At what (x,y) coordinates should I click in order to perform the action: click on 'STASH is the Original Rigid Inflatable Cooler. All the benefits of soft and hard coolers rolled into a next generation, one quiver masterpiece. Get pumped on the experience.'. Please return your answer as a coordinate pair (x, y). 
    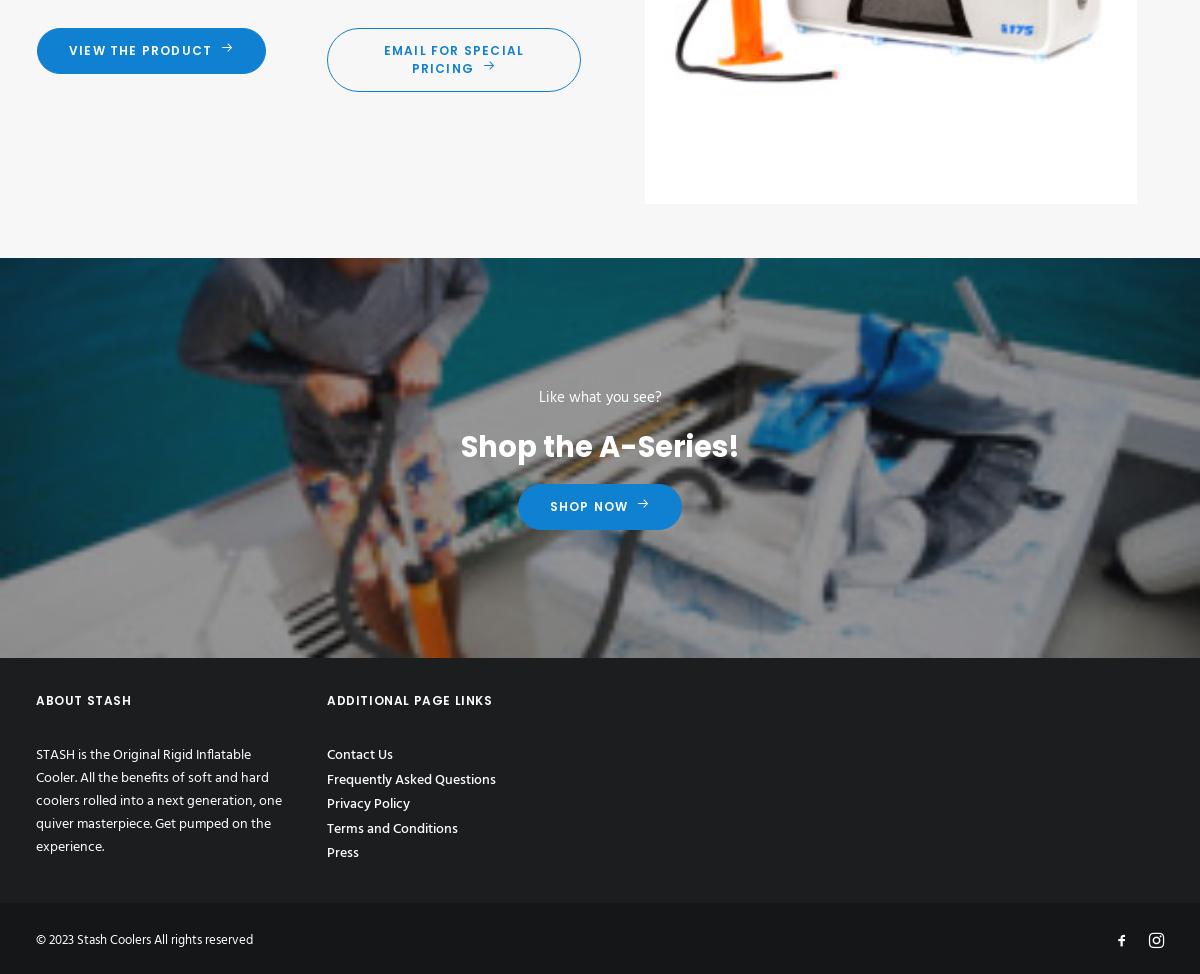
    Looking at the image, I should click on (158, 800).